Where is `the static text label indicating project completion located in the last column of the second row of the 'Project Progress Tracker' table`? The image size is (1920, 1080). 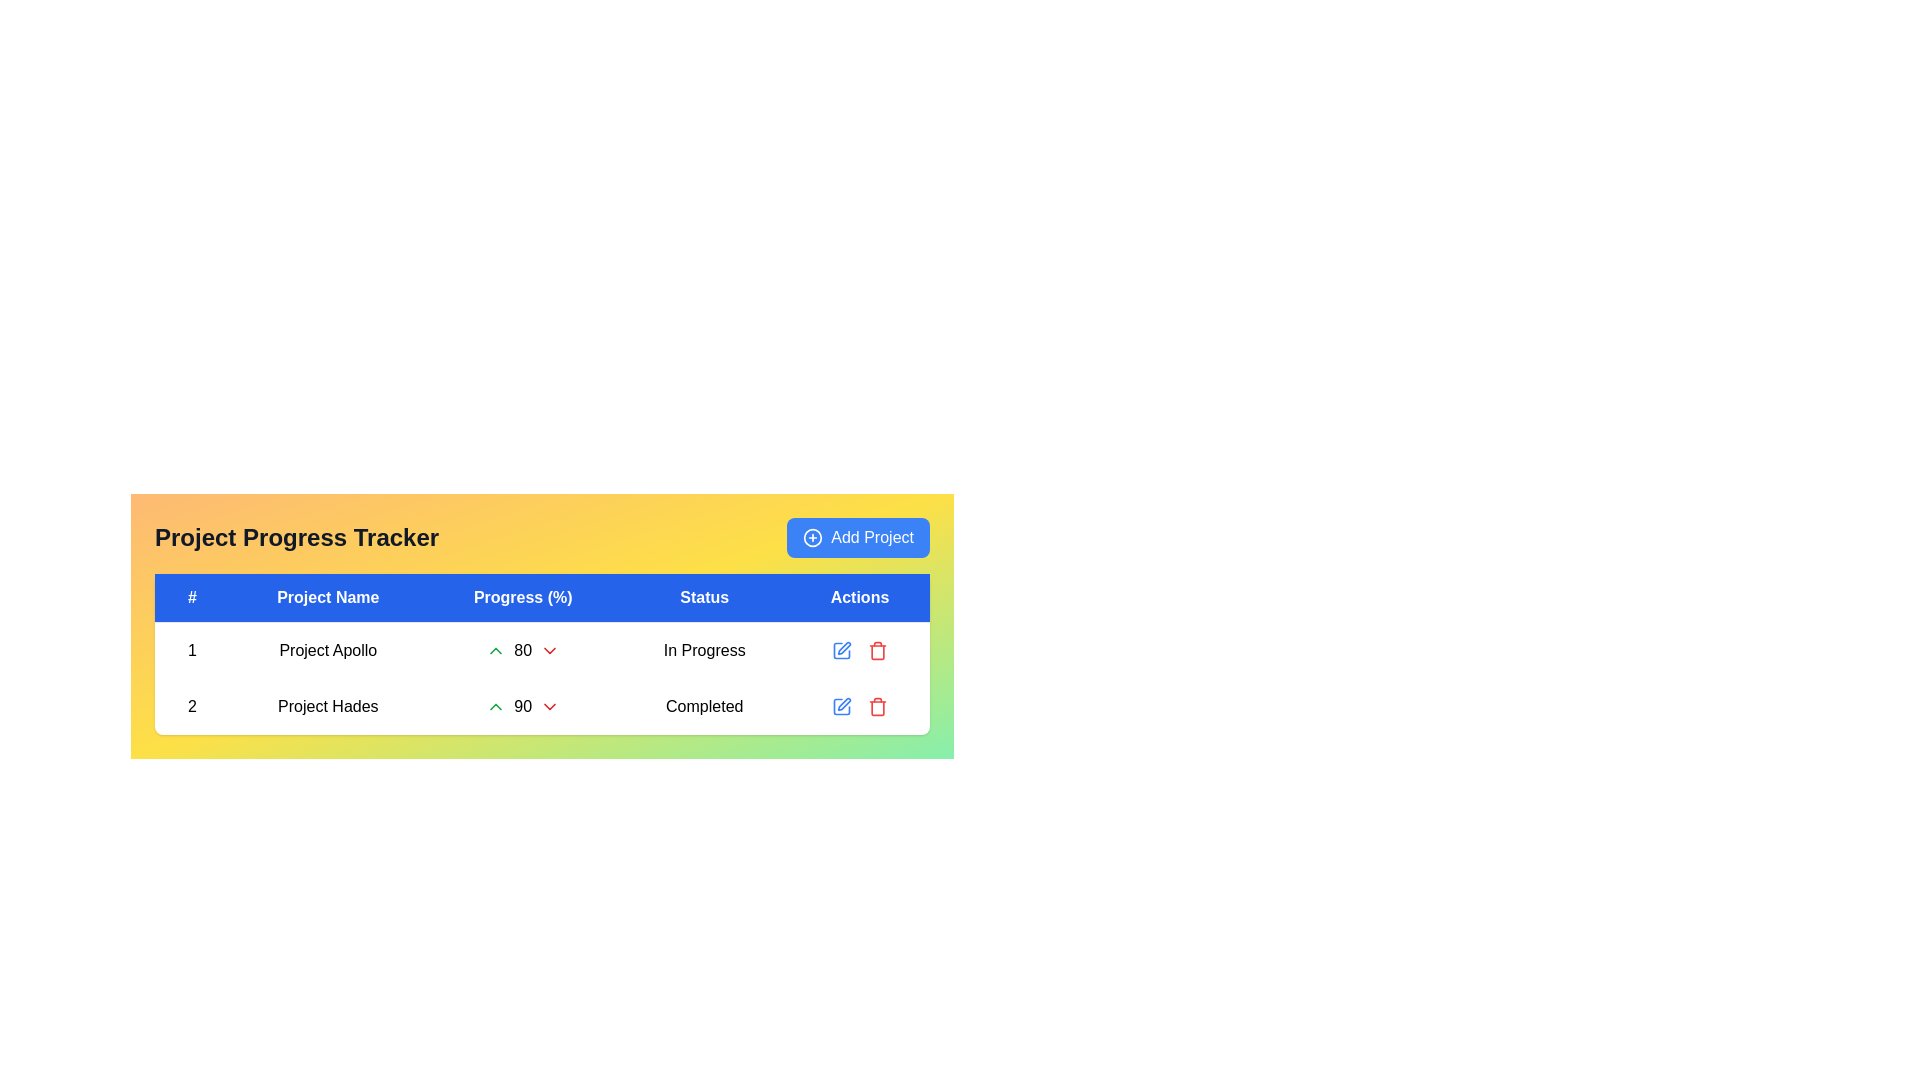
the static text label indicating project completion located in the last column of the second row of the 'Project Progress Tracker' table is located at coordinates (704, 705).